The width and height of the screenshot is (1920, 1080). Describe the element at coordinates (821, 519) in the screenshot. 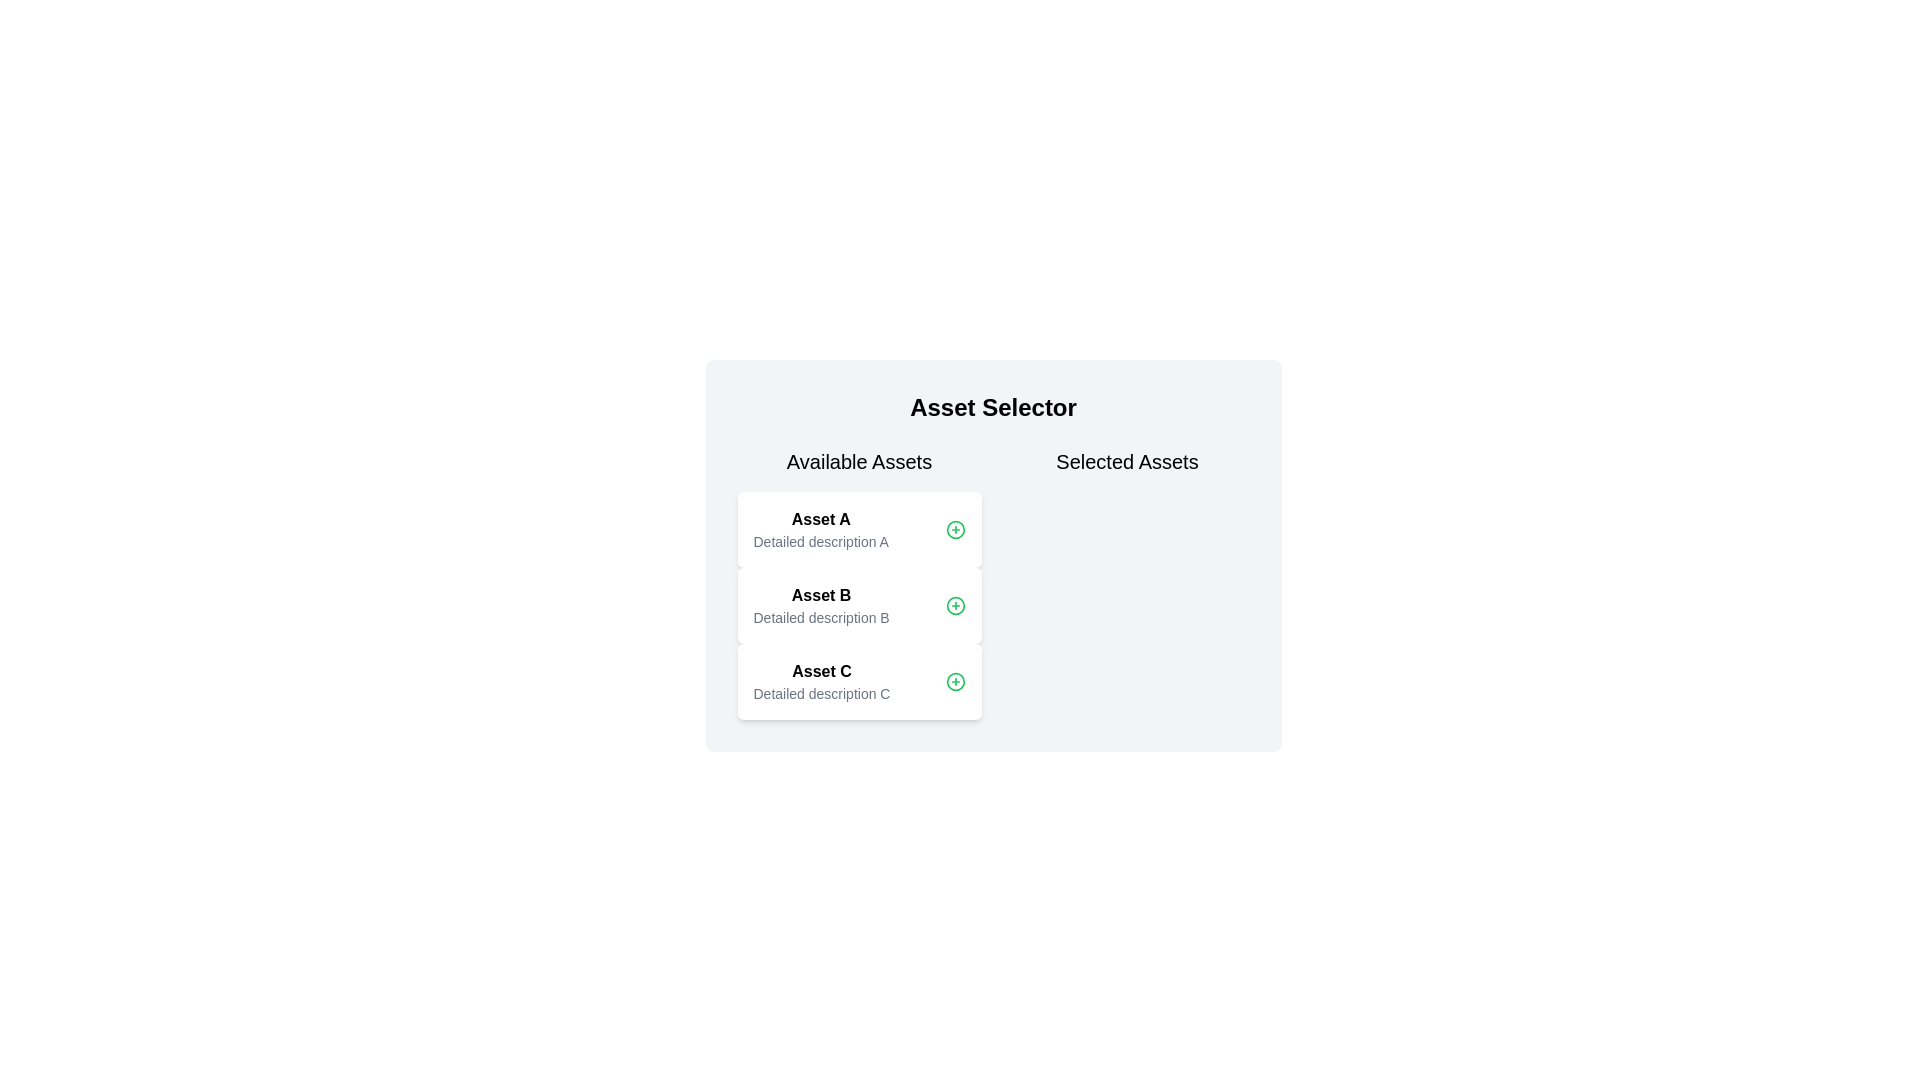

I see `the text label 'Asset A' in the 'Available Assets' section of the 'Asset Selector' interface to reference the asset for selection` at that location.